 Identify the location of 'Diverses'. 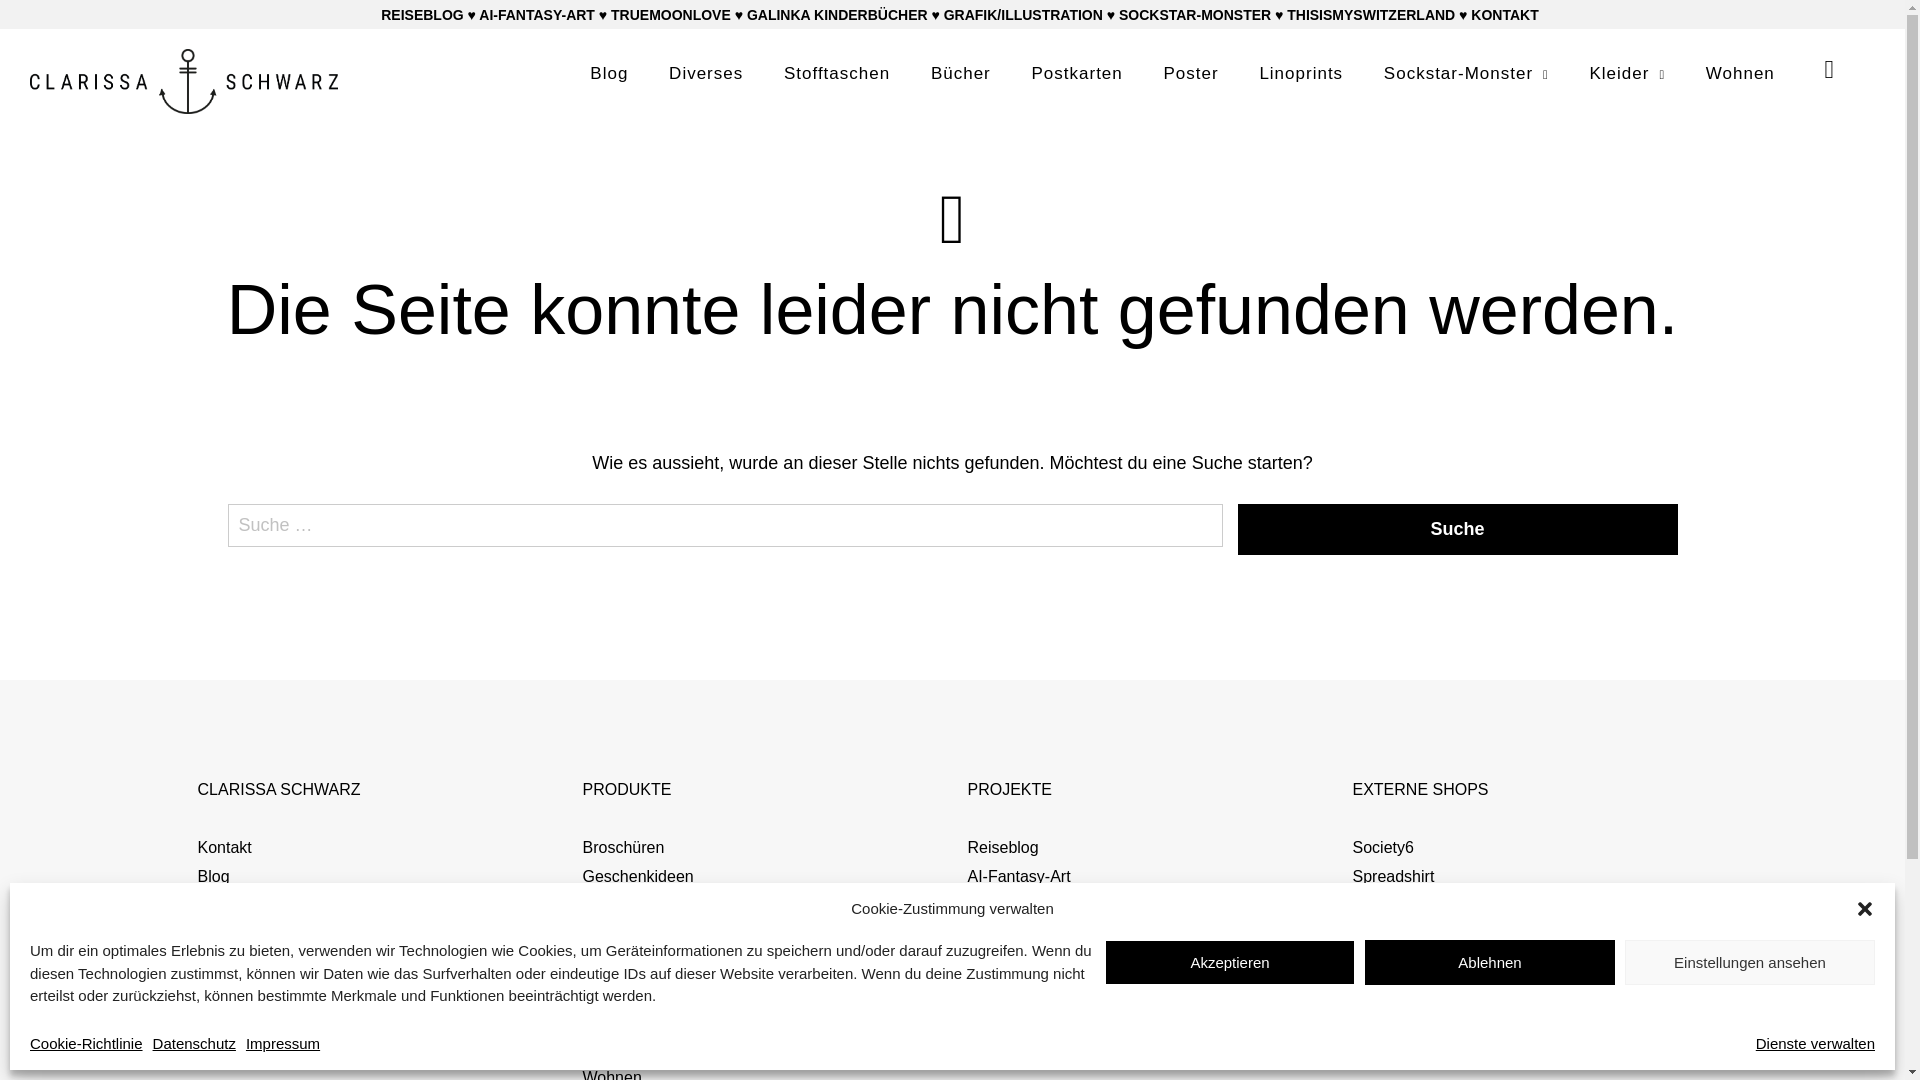
(705, 72).